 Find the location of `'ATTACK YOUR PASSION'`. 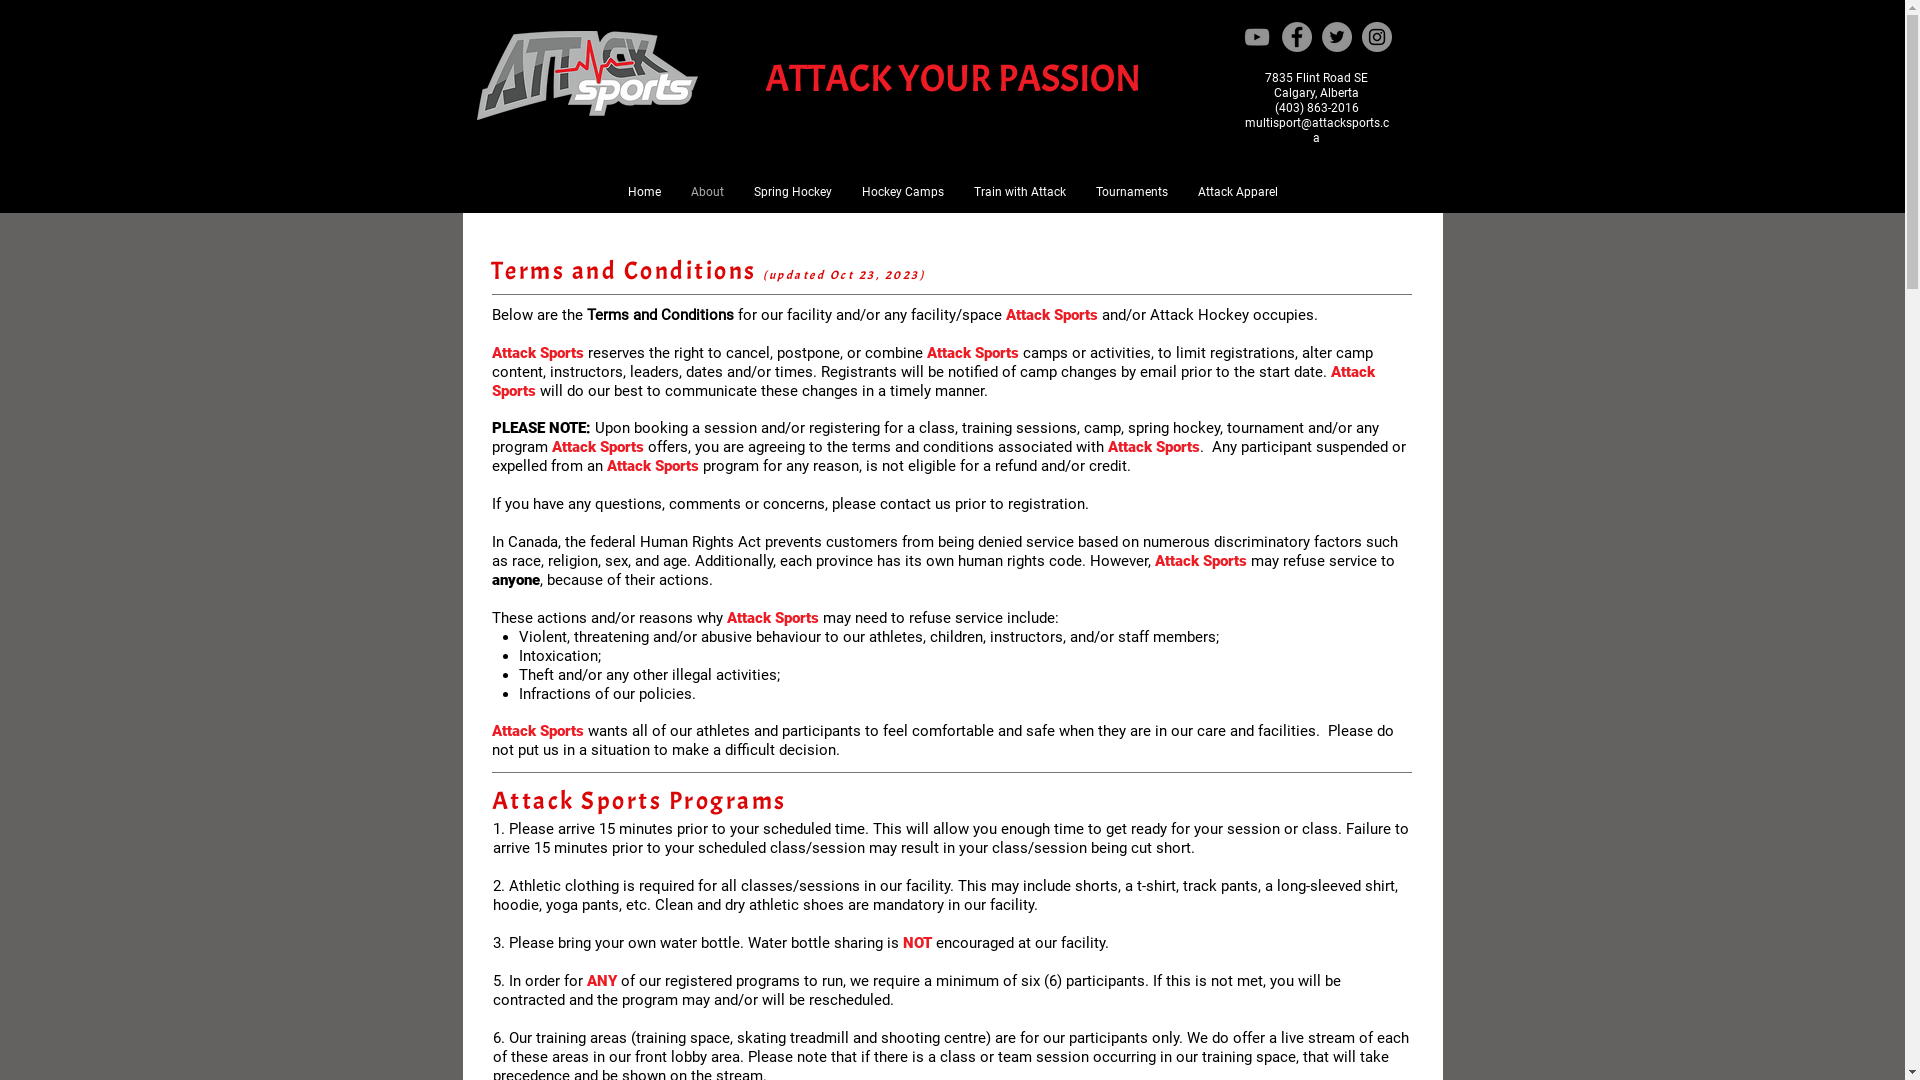

'ATTACK YOUR PASSION' is located at coordinates (950, 77).